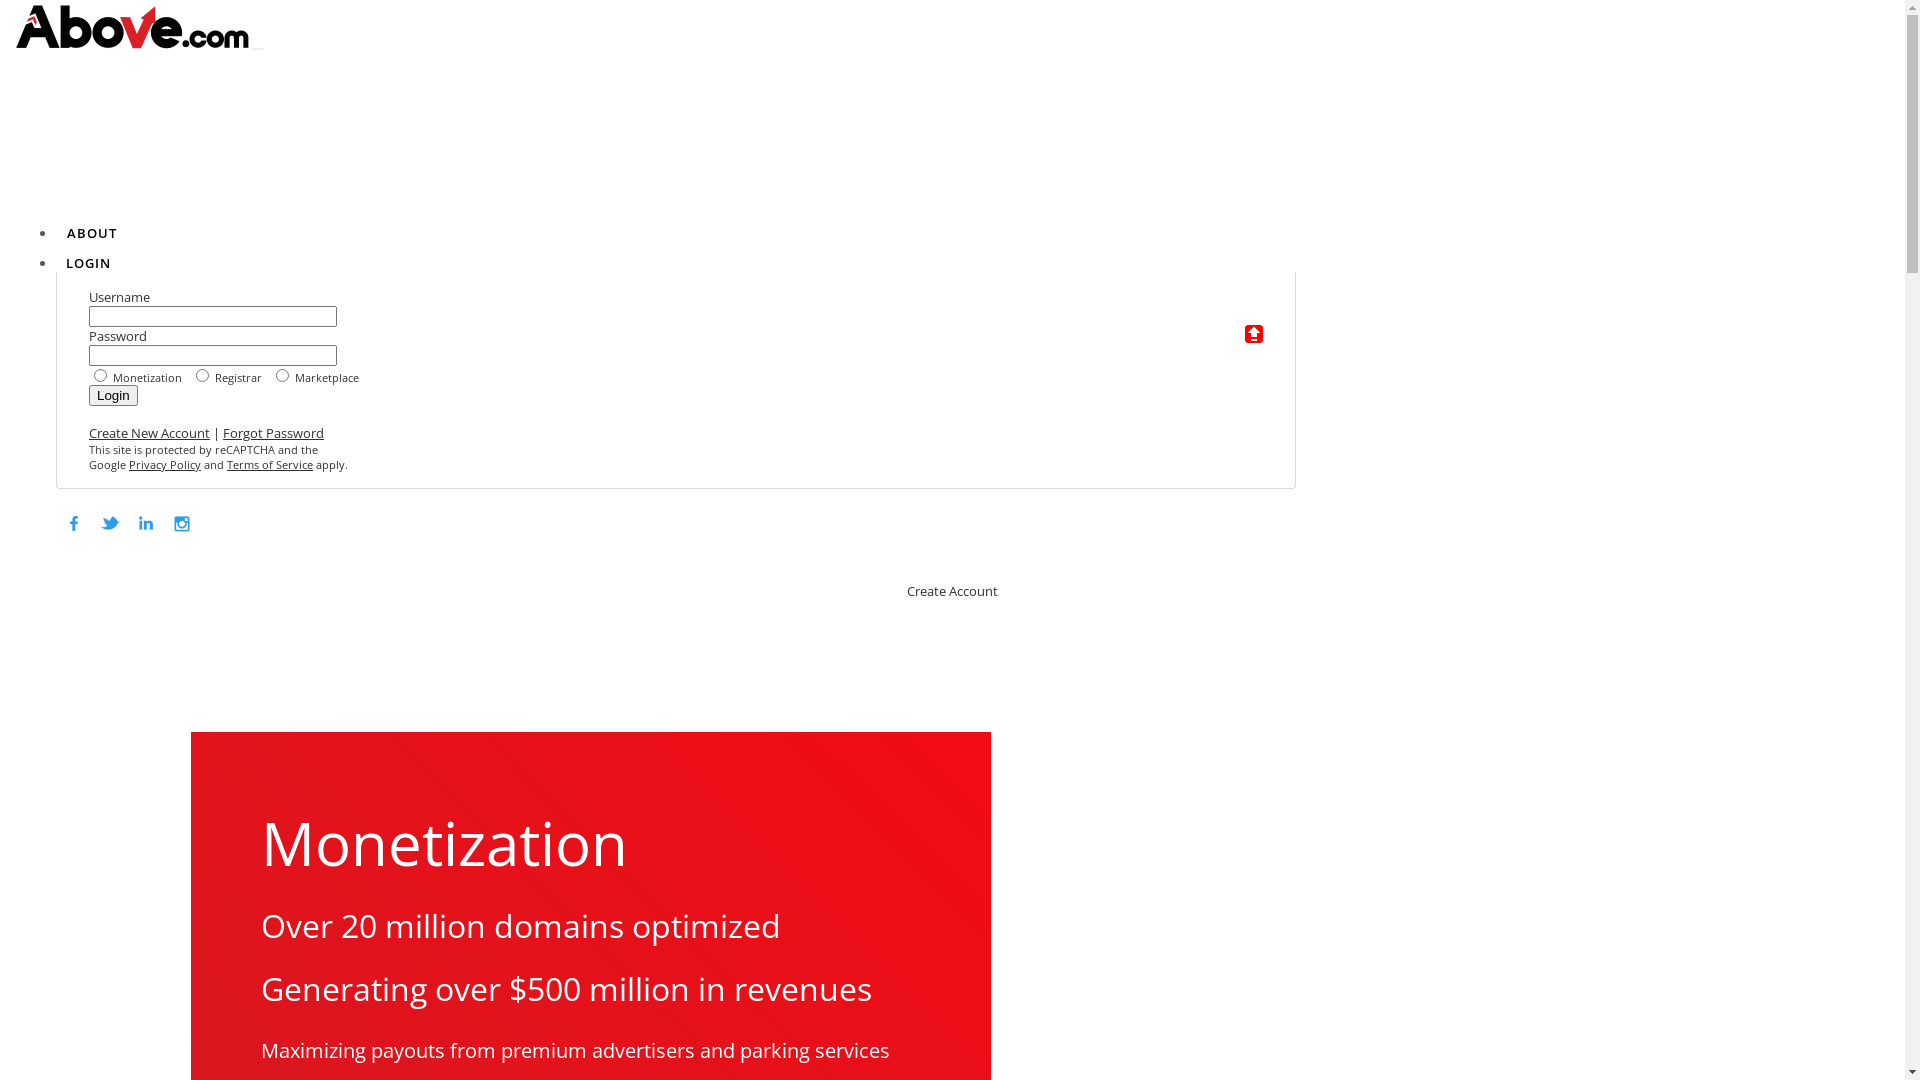 This screenshot has height=1080, width=1920. I want to click on 'Monetization', so click(696, 515).